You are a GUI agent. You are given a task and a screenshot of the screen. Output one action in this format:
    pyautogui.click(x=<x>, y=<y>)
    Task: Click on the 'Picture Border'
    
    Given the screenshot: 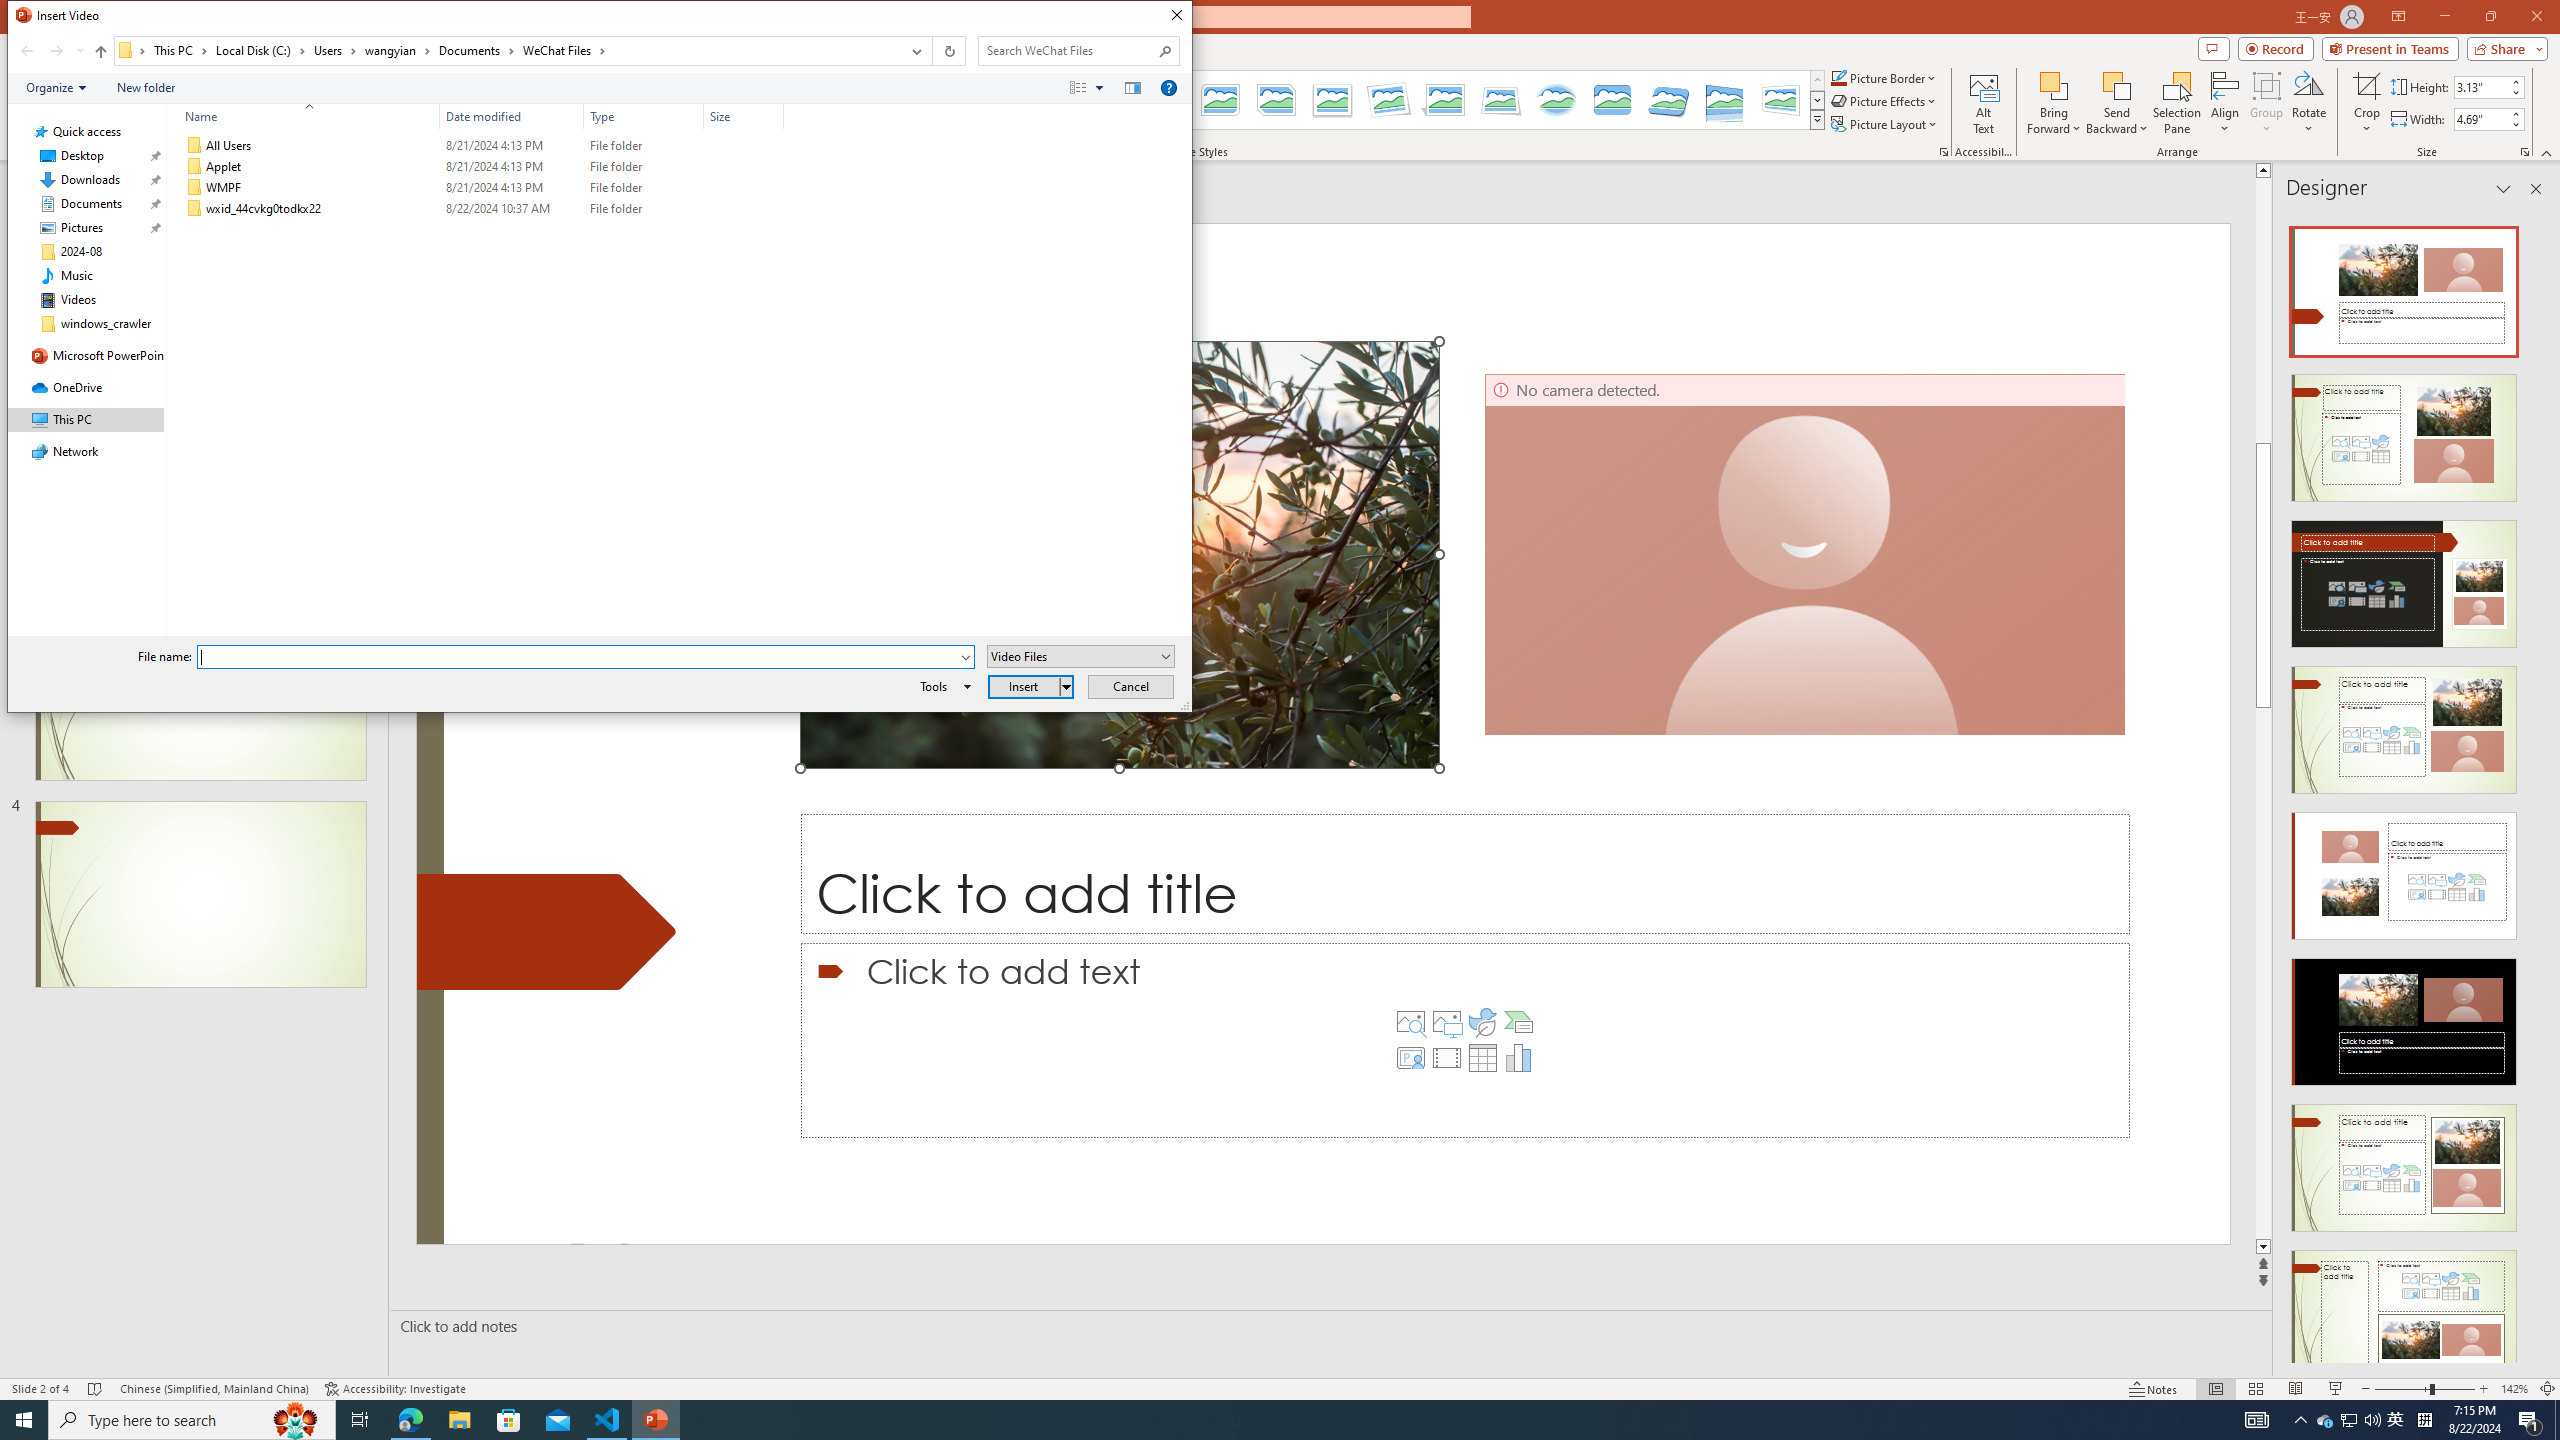 What is the action you would take?
    pyautogui.click(x=1883, y=77)
    